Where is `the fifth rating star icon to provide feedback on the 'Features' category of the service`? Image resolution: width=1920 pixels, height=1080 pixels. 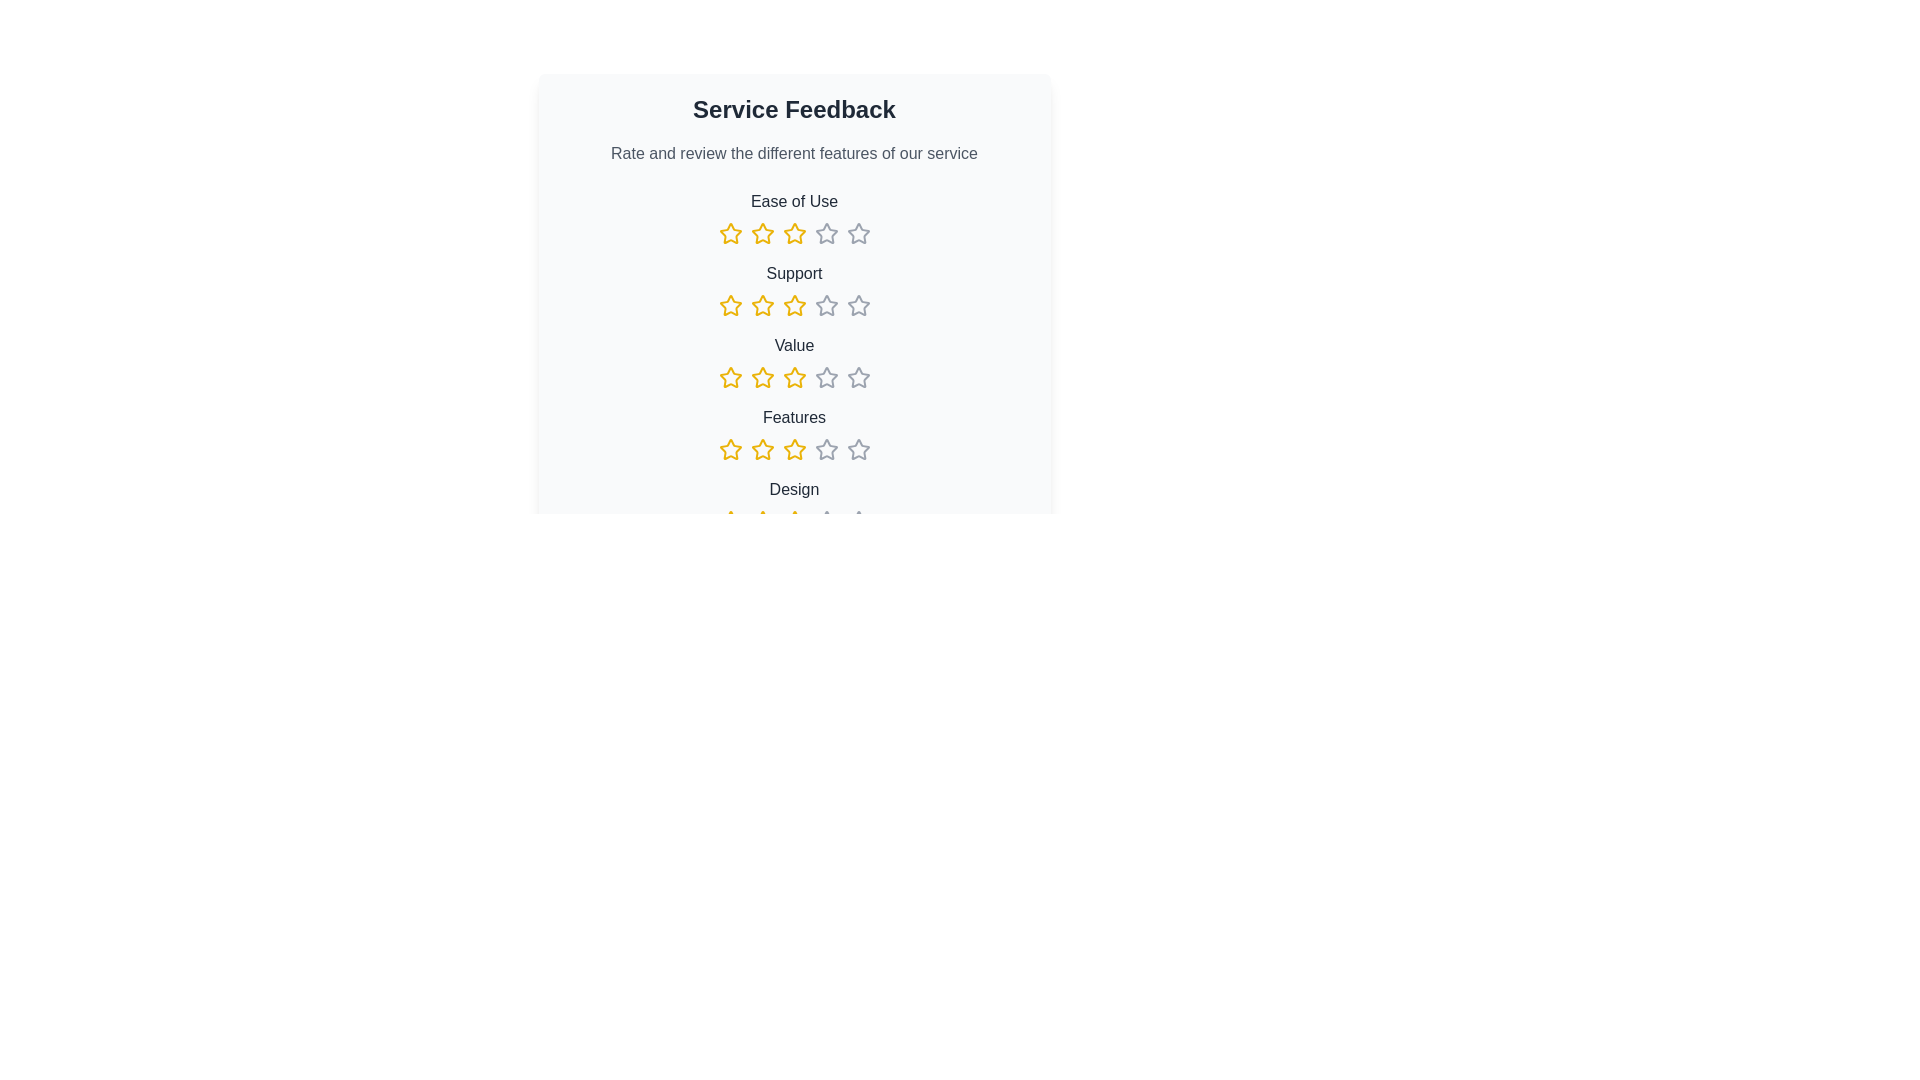
the fifth rating star icon to provide feedback on the 'Features' category of the service is located at coordinates (858, 450).